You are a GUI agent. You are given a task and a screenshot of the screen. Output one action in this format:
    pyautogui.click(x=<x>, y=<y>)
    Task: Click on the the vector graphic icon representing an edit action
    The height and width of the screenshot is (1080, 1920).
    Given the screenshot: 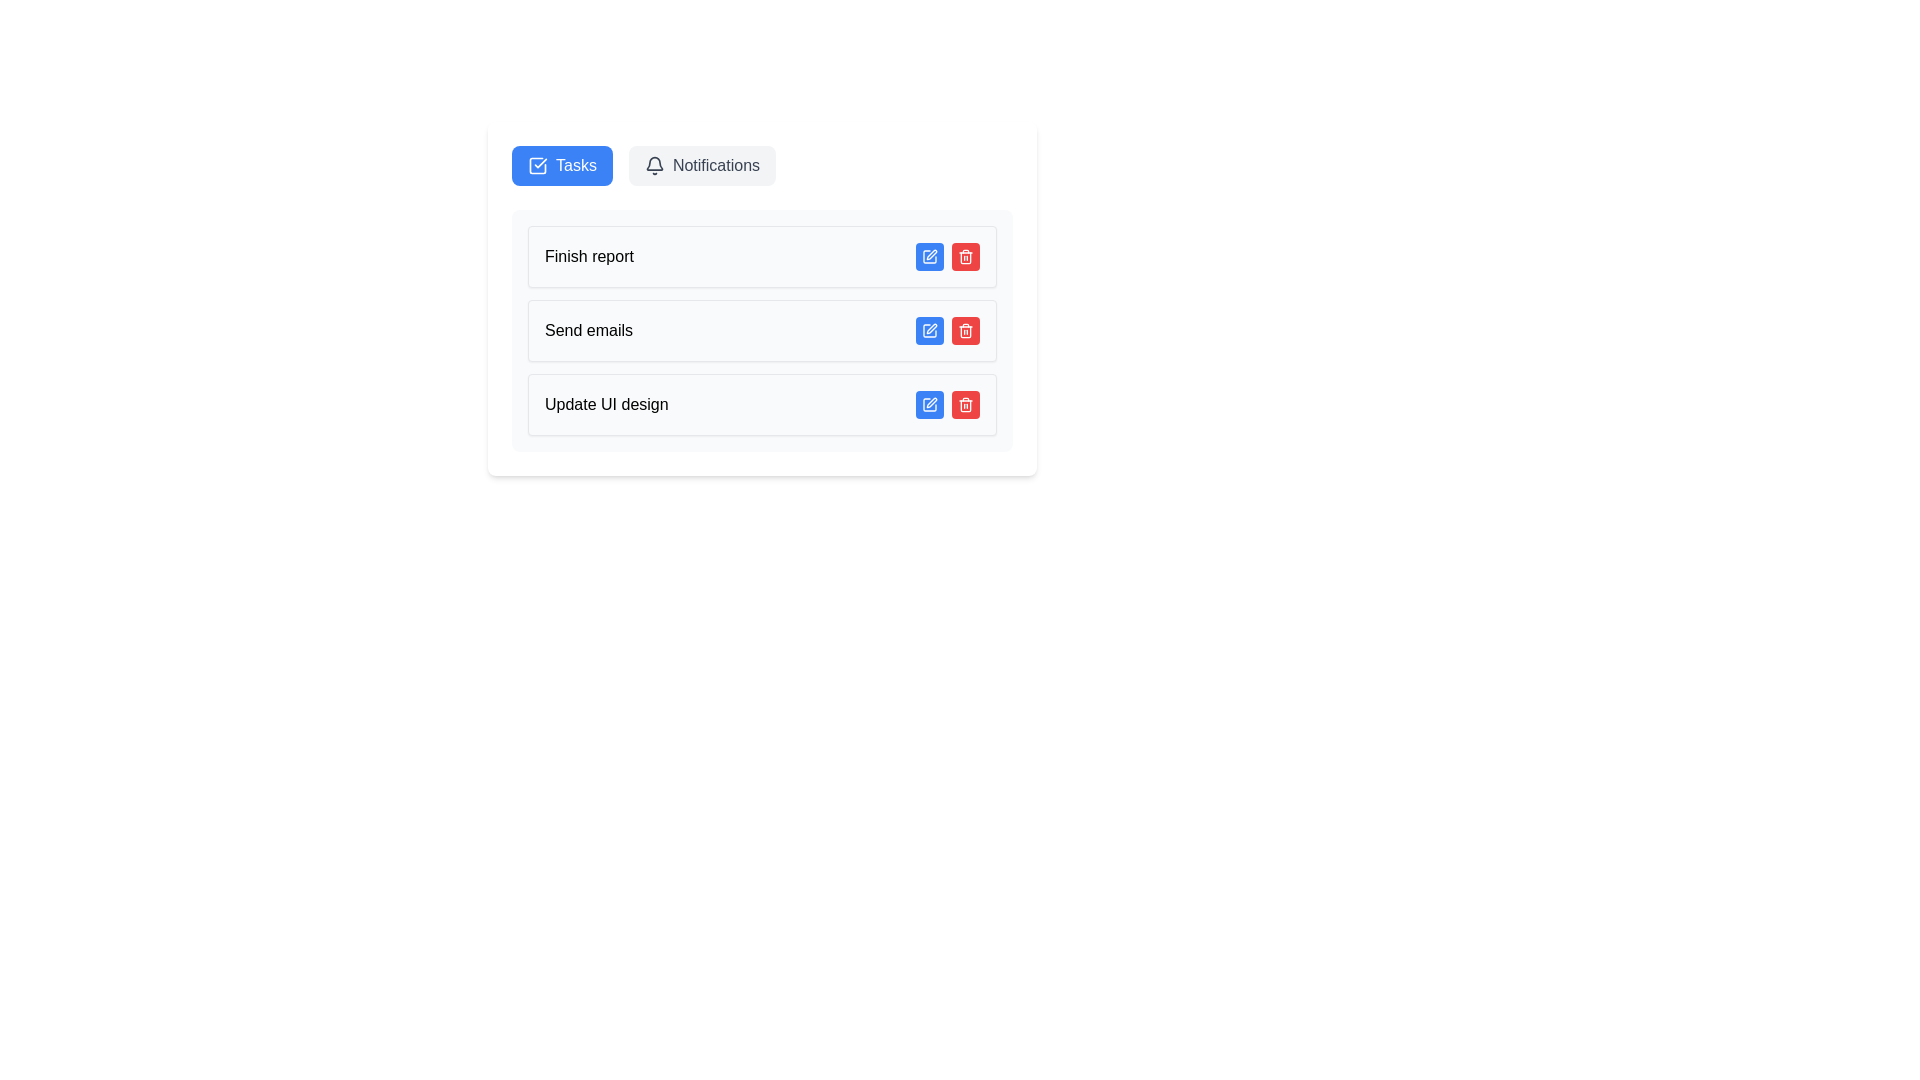 What is the action you would take?
    pyautogui.click(x=929, y=330)
    